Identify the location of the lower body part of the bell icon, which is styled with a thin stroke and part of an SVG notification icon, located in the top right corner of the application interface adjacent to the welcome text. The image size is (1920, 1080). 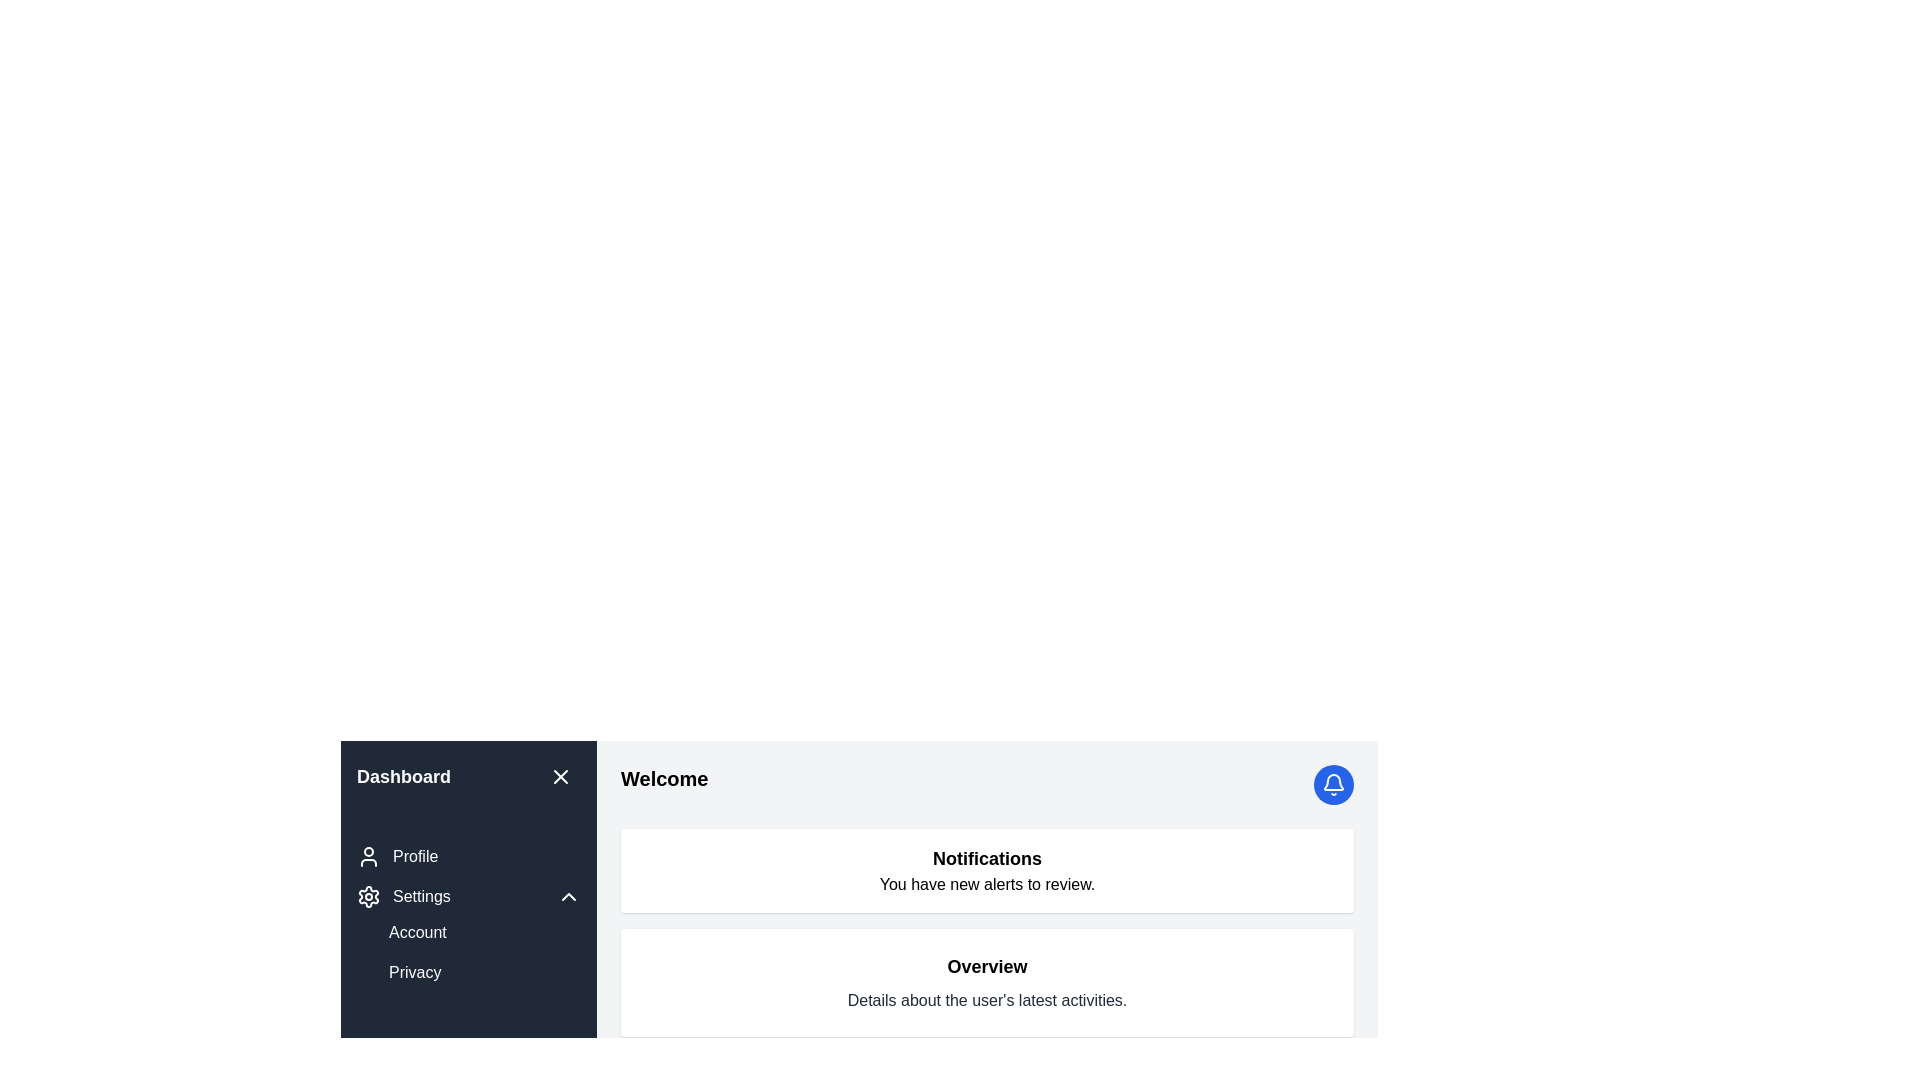
(1334, 781).